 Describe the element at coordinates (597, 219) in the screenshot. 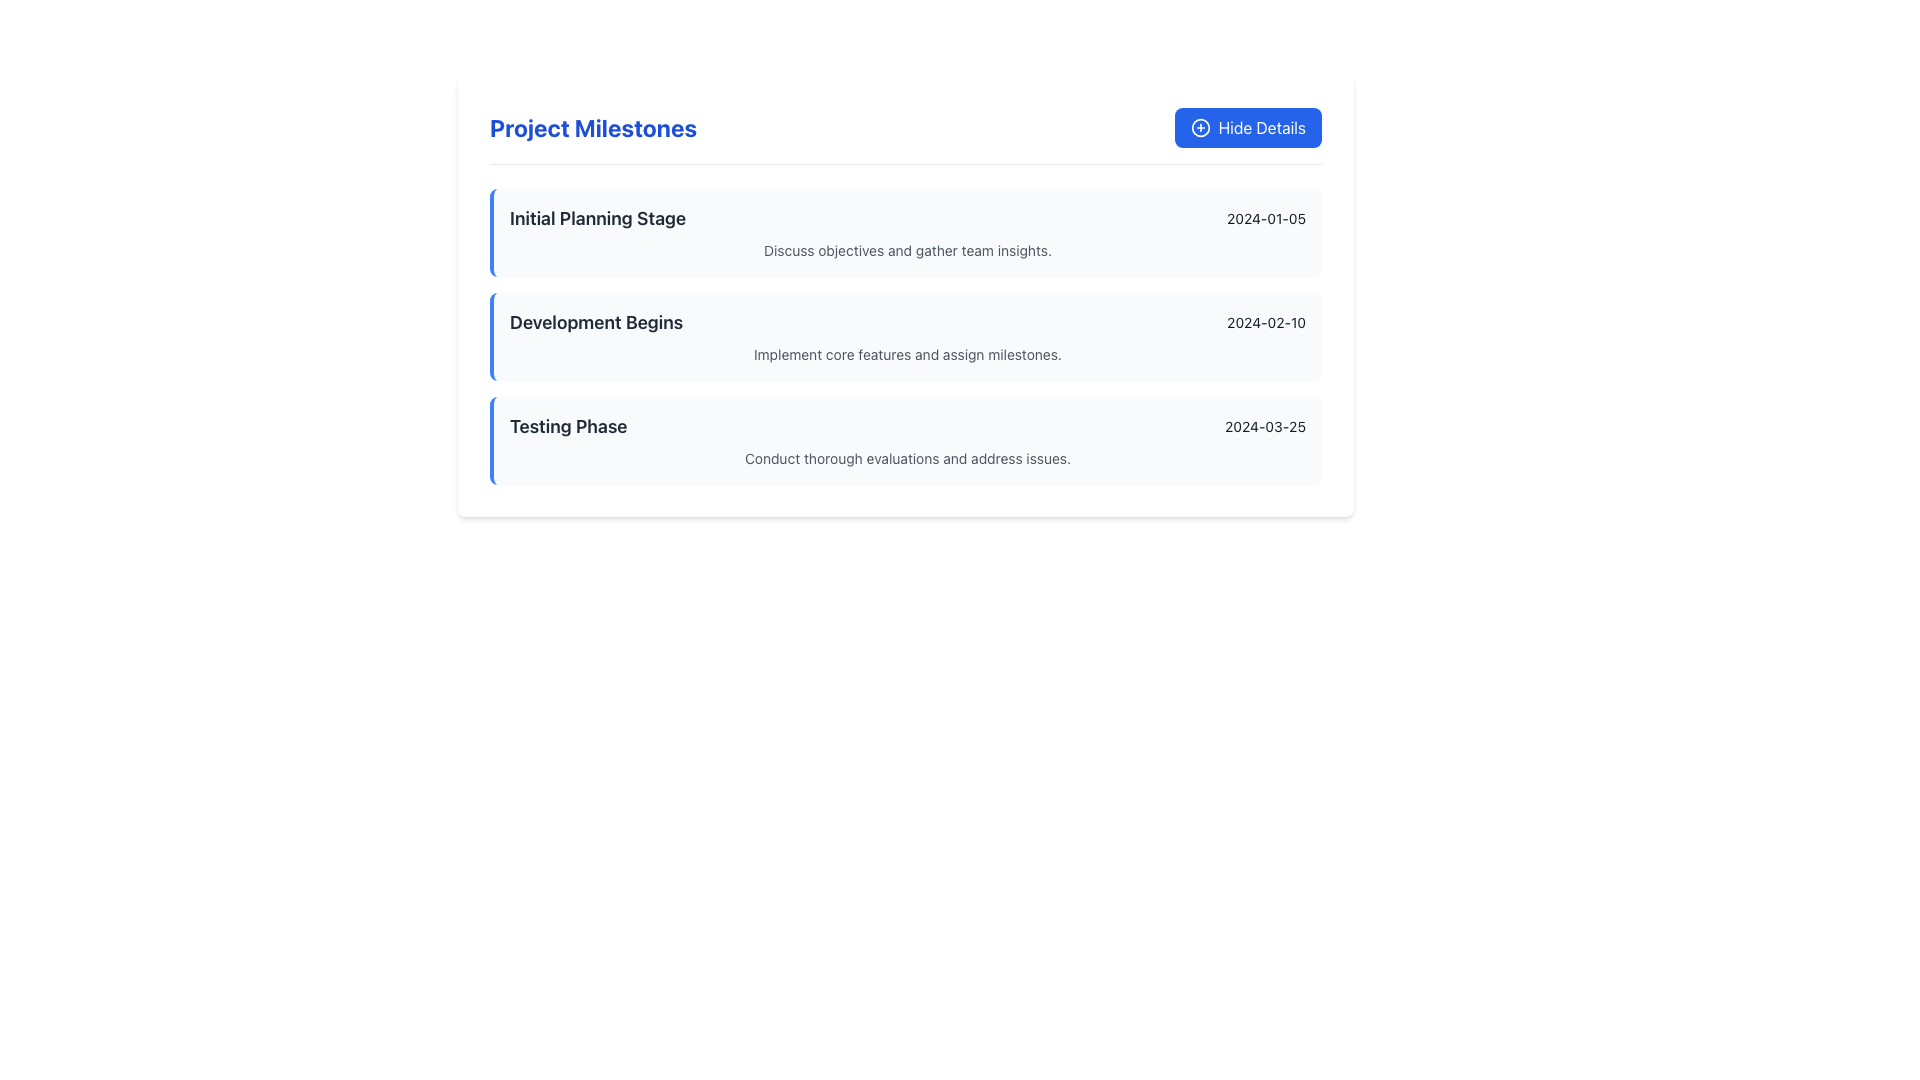

I see `the Text Label that serves as a title or header for the corresponding section, positioned in the top-left corner of its horizontal layout group` at that location.